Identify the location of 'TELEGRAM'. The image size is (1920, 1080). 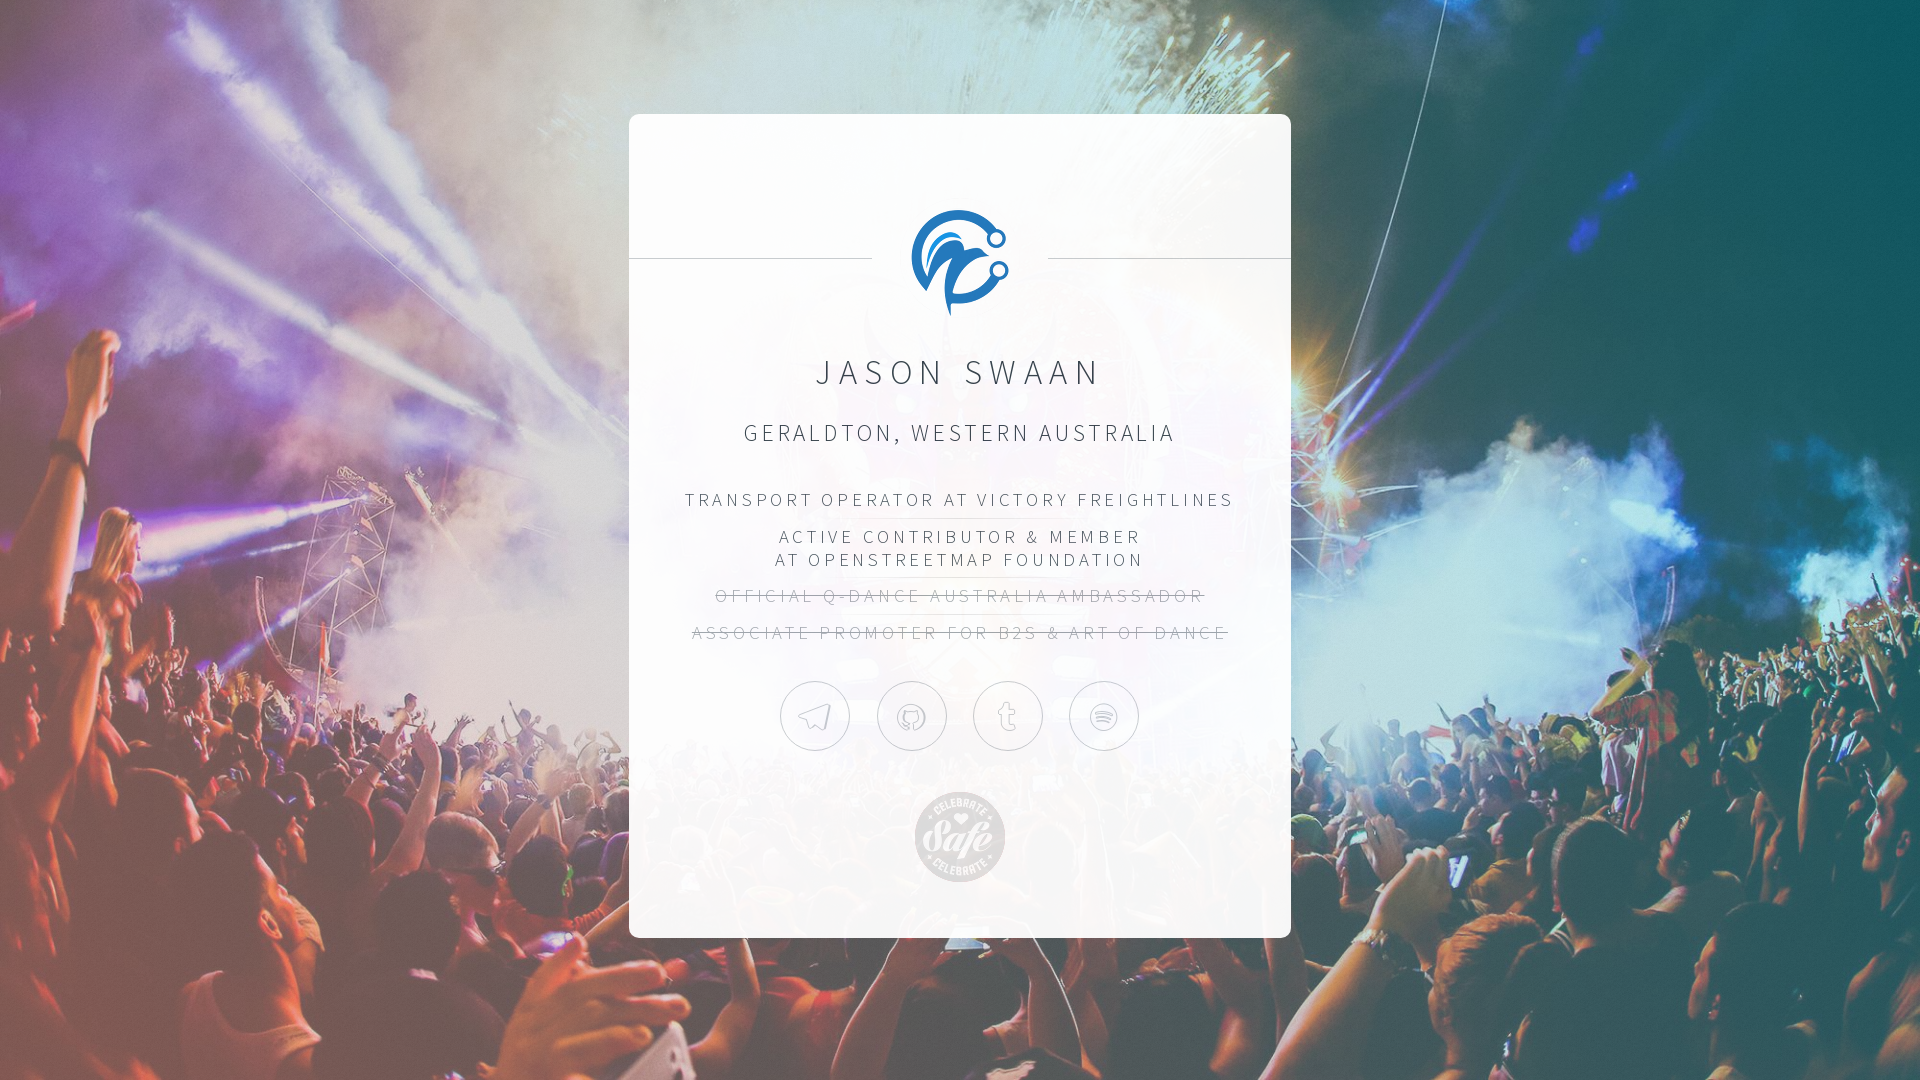
(815, 715).